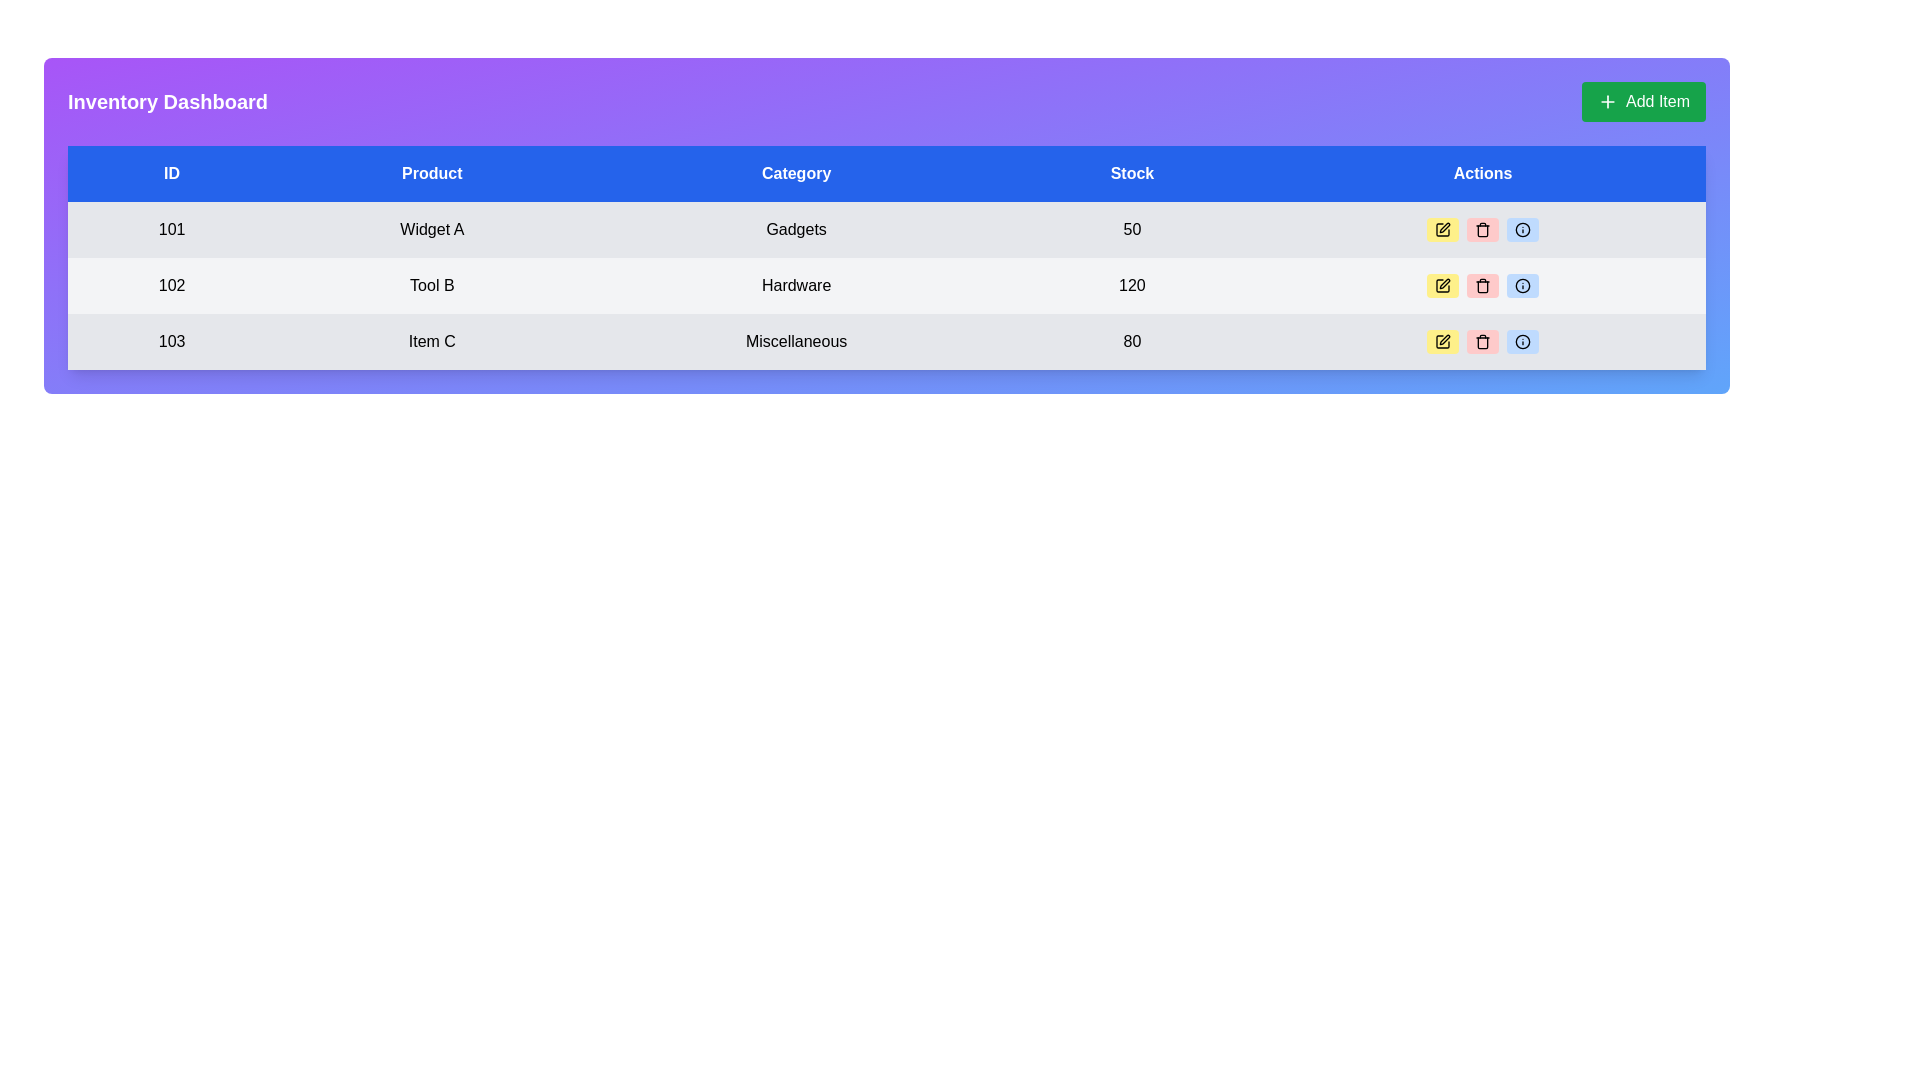 This screenshot has height=1080, width=1920. I want to click on the information icon represented by the SVG Circle, located on the rightmost side of the 'Actions' column in the last row of the table, so click(1521, 229).